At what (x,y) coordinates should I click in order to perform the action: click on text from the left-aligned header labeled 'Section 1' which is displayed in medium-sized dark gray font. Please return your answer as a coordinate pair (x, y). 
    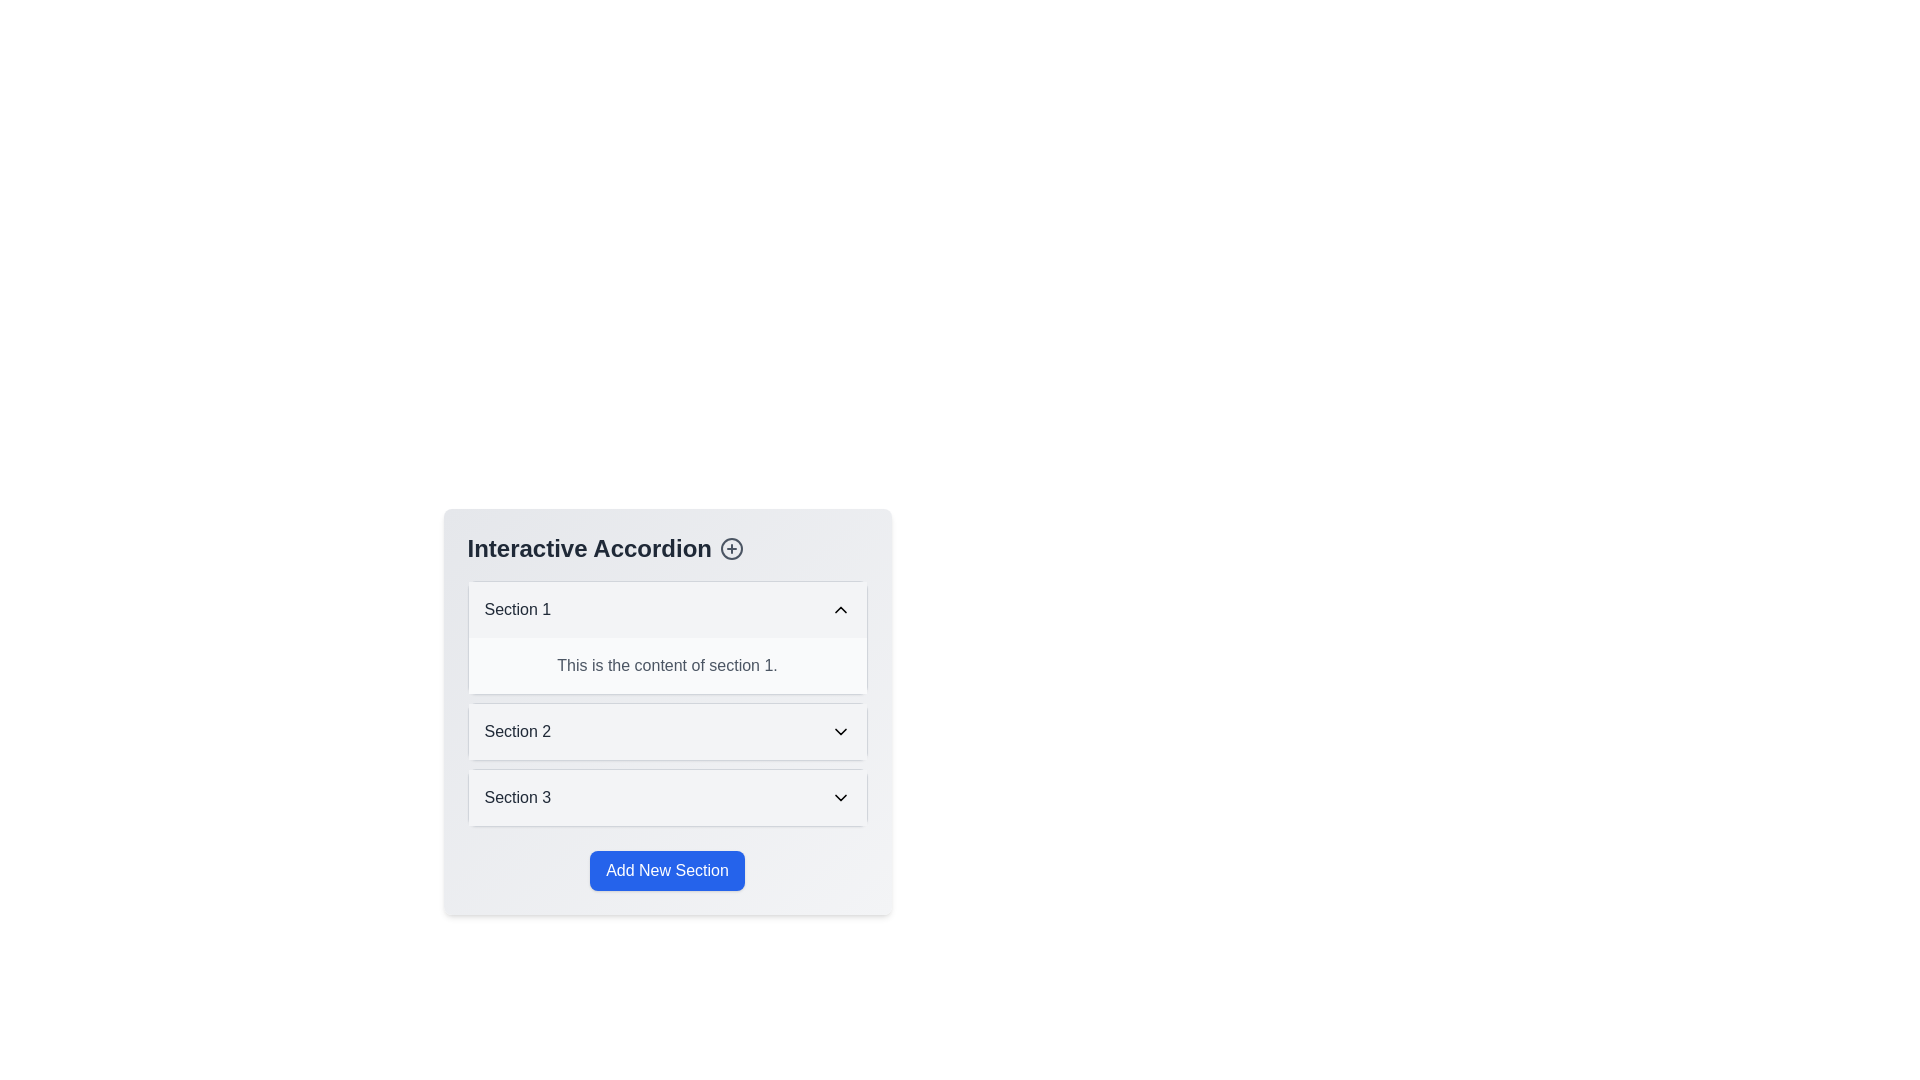
    Looking at the image, I should click on (517, 608).